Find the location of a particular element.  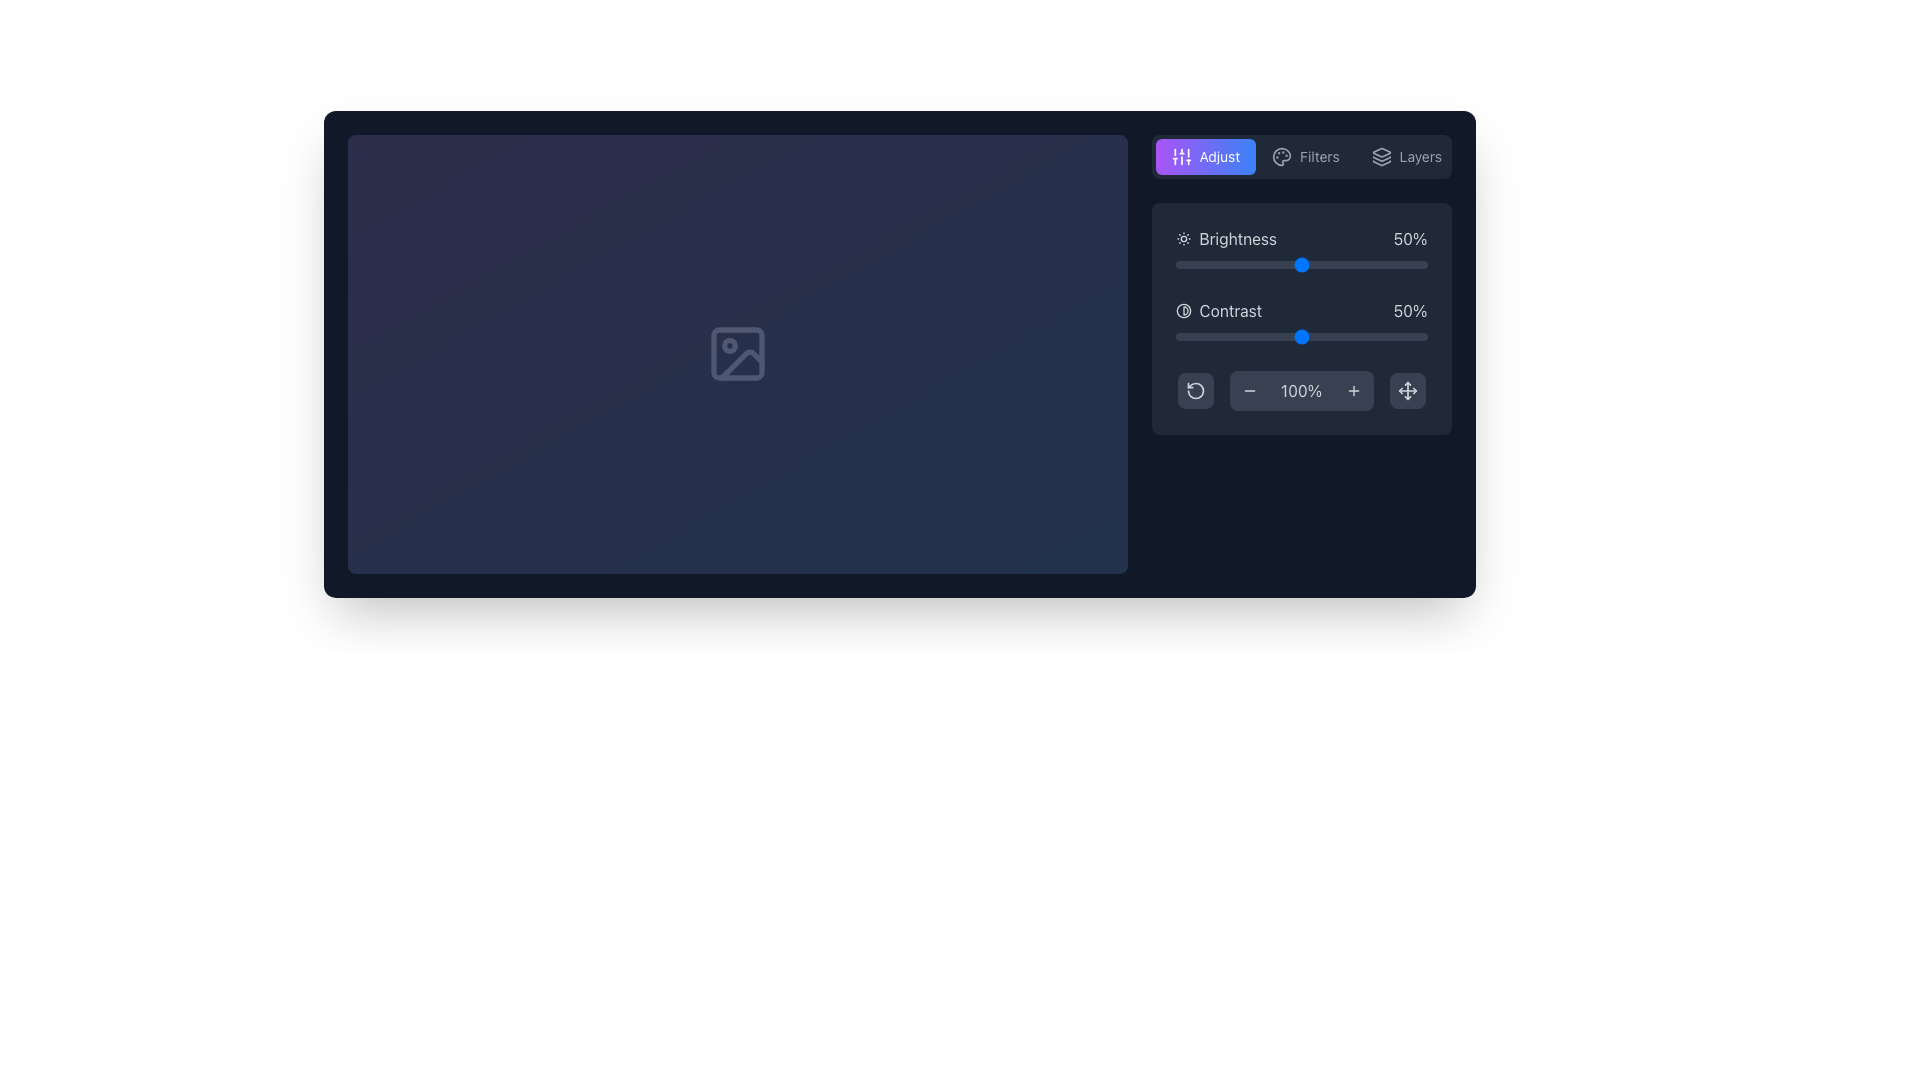

the slider value is located at coordinates (1316, 264).